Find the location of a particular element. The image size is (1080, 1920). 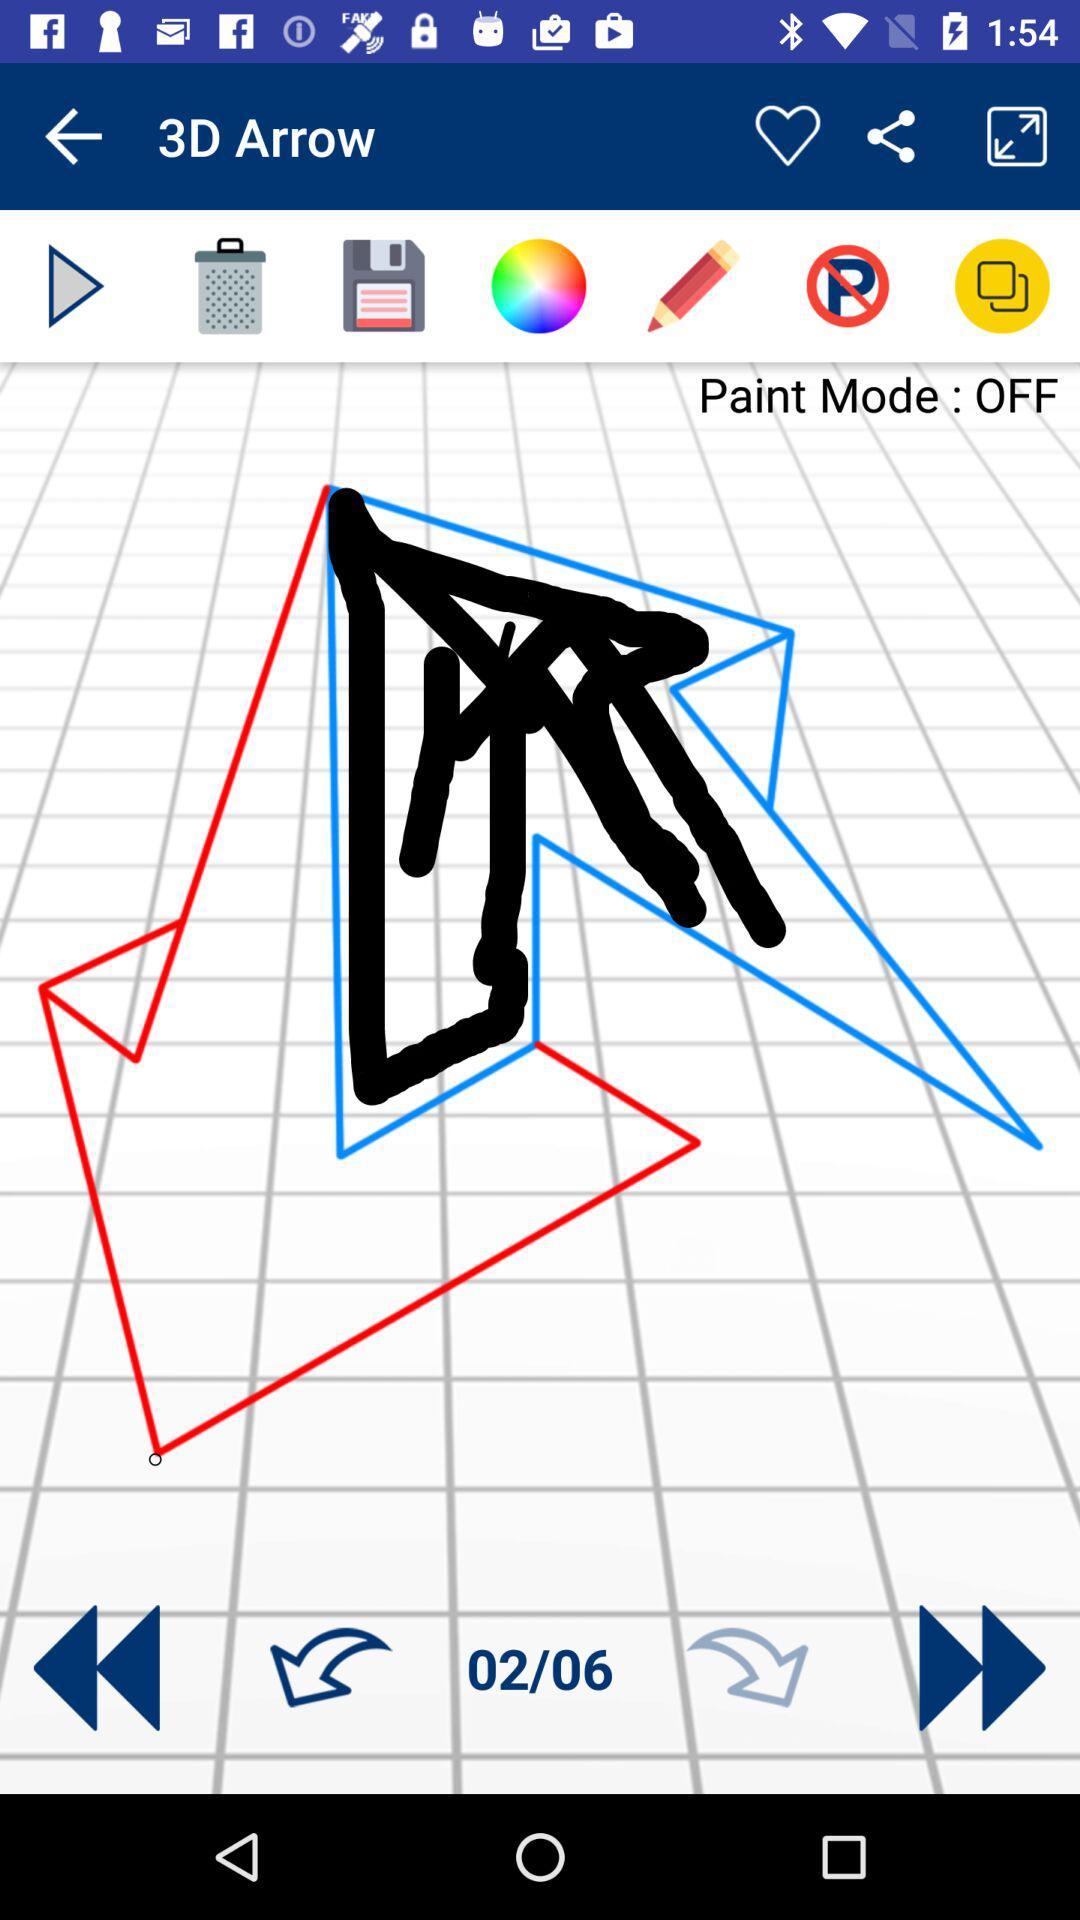

the app below the 3d arrow is located at coordinates (229, 285).